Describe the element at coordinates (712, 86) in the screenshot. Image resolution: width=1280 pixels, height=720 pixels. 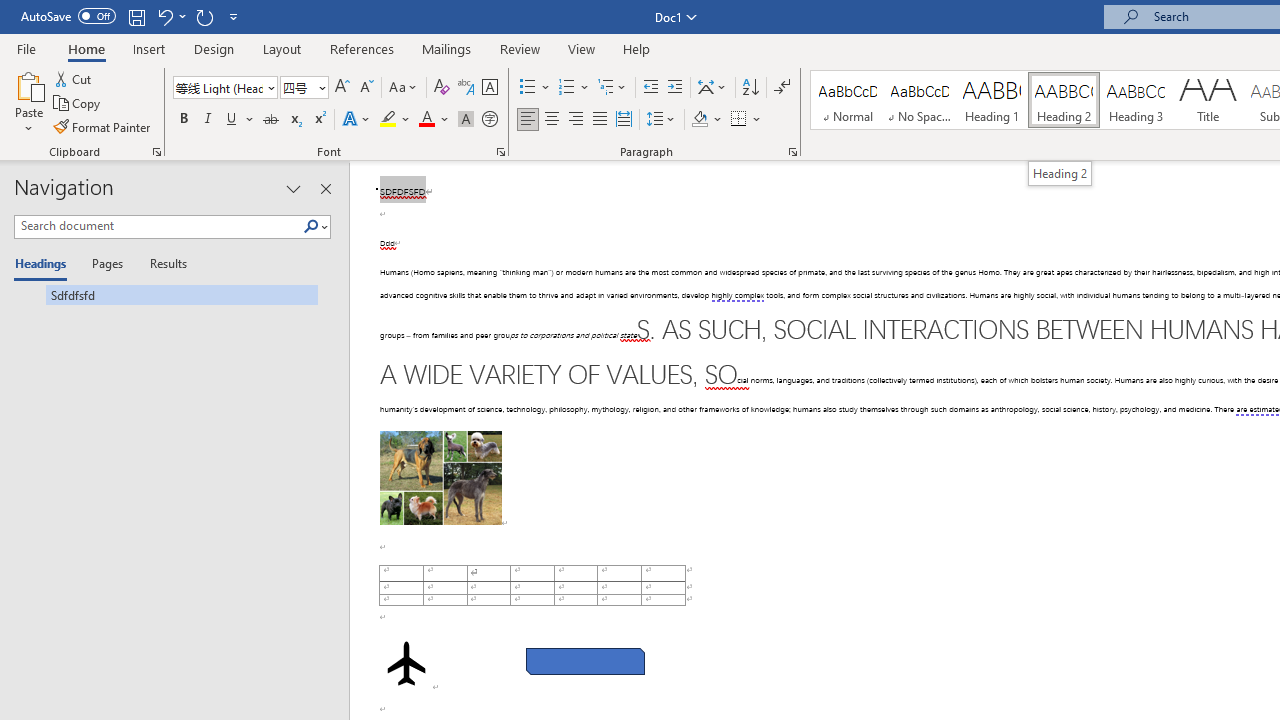
I see `'Asian Layout'` at that location.